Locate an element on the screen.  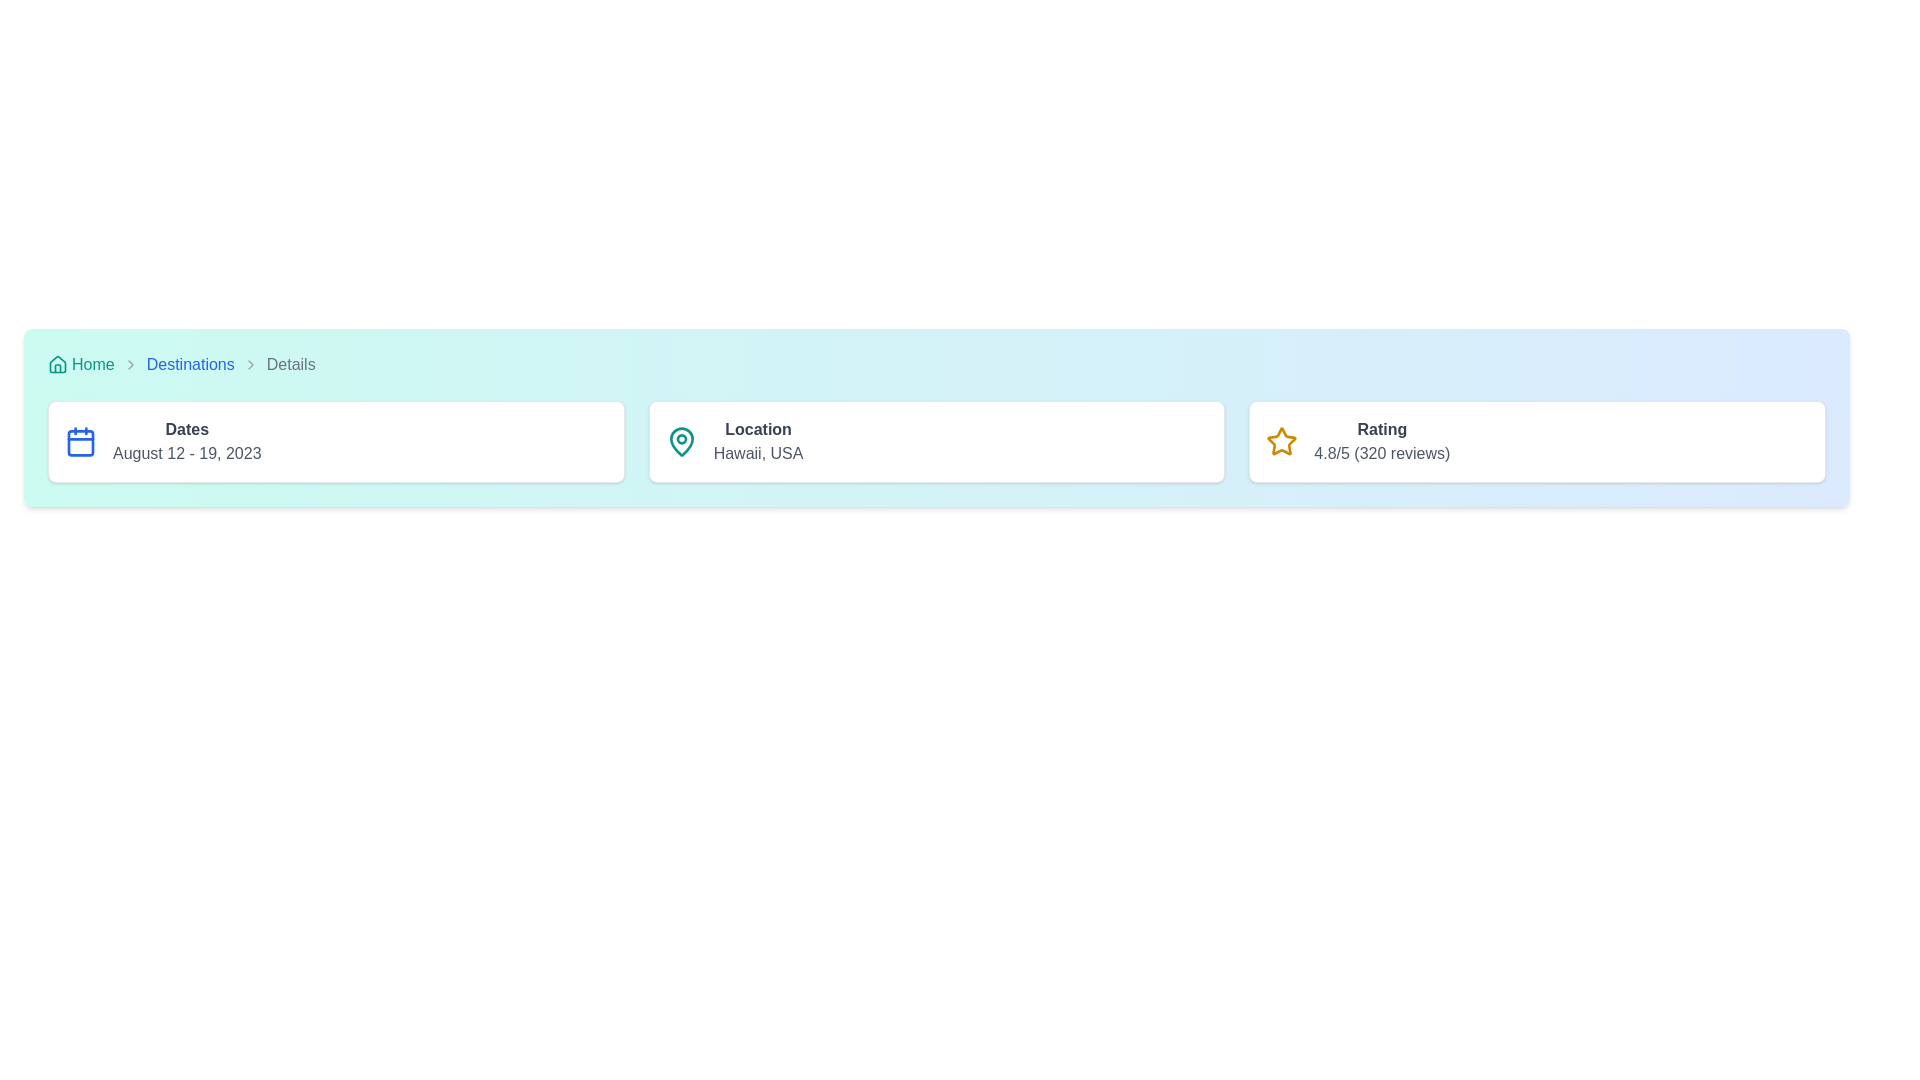
the 'Destinations' text link, which is the second interactive link in the breadcrumb navigation bar is located at coordinates (190, 365).